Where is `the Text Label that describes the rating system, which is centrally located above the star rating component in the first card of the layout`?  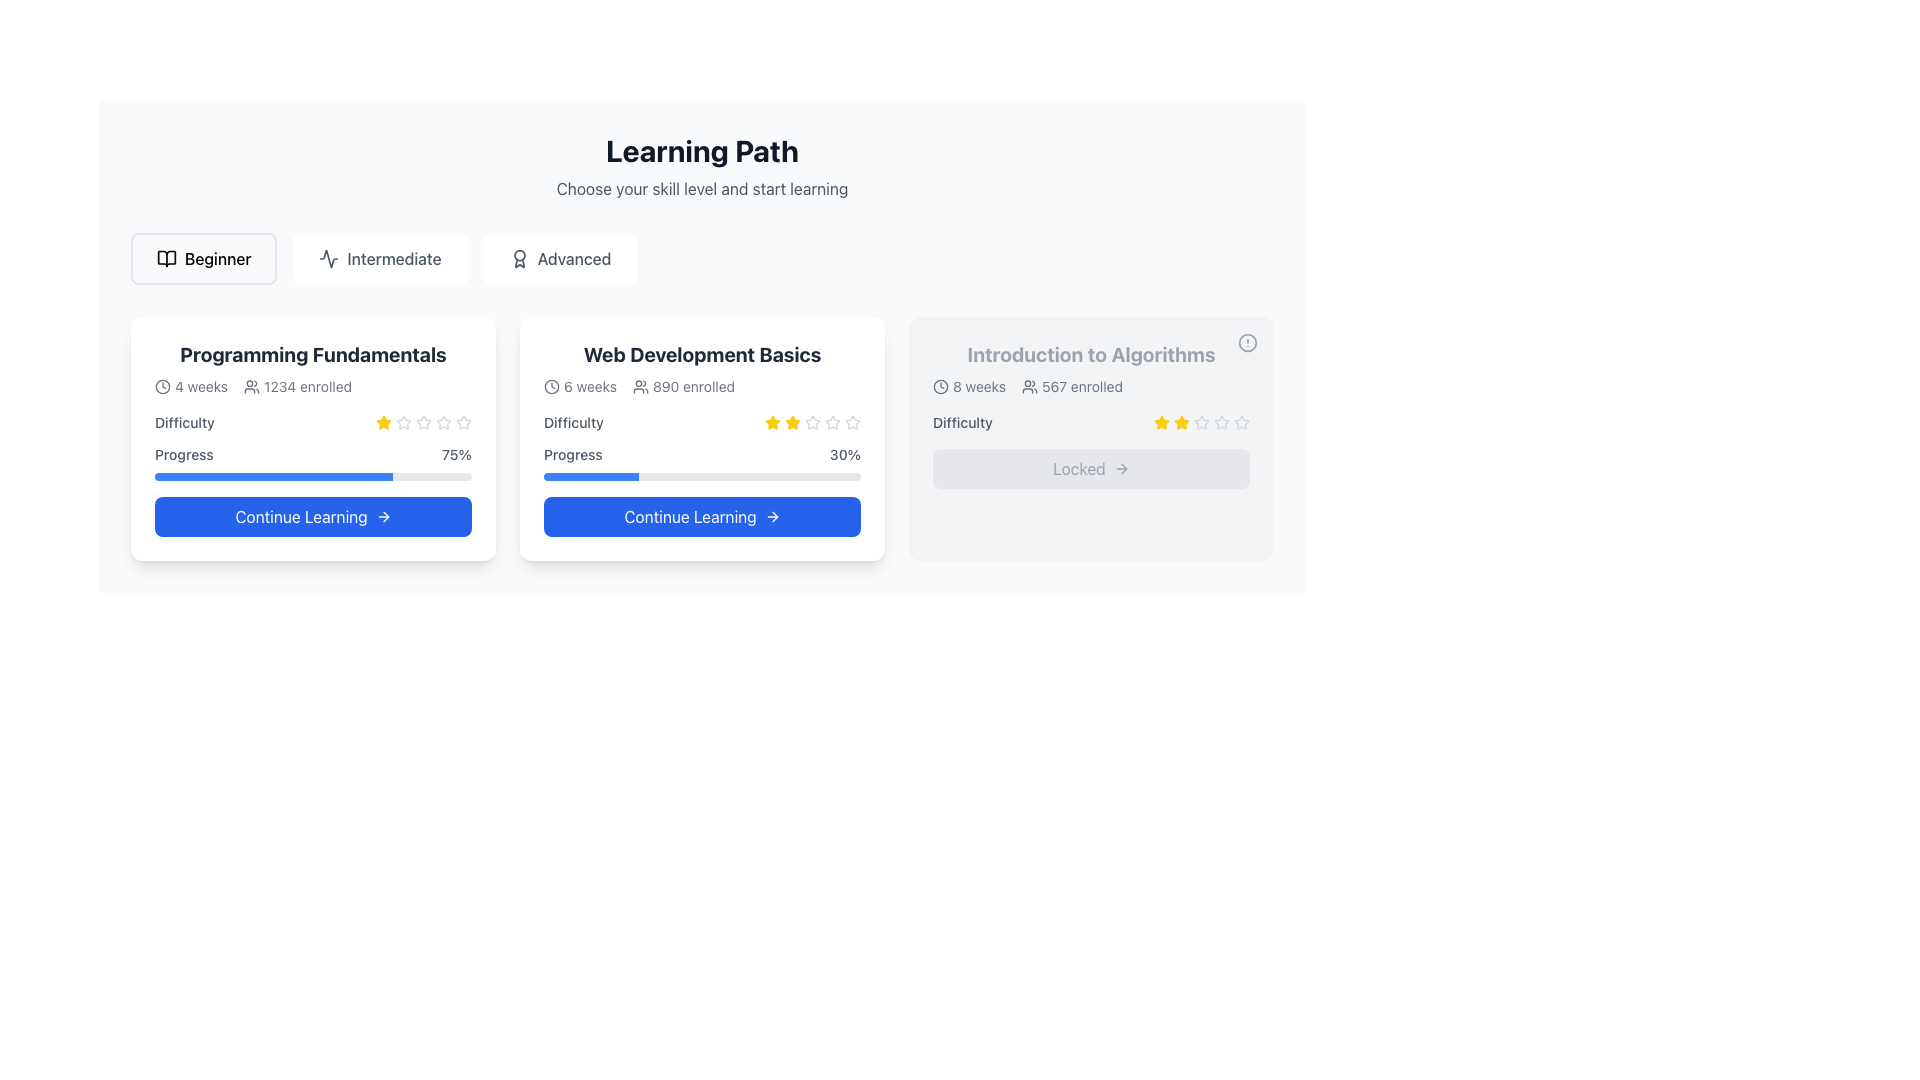 the Text Label that describes the rating system, which is centrally located above the star rating component in the first card of the layout is located at coordinates (184, 422).